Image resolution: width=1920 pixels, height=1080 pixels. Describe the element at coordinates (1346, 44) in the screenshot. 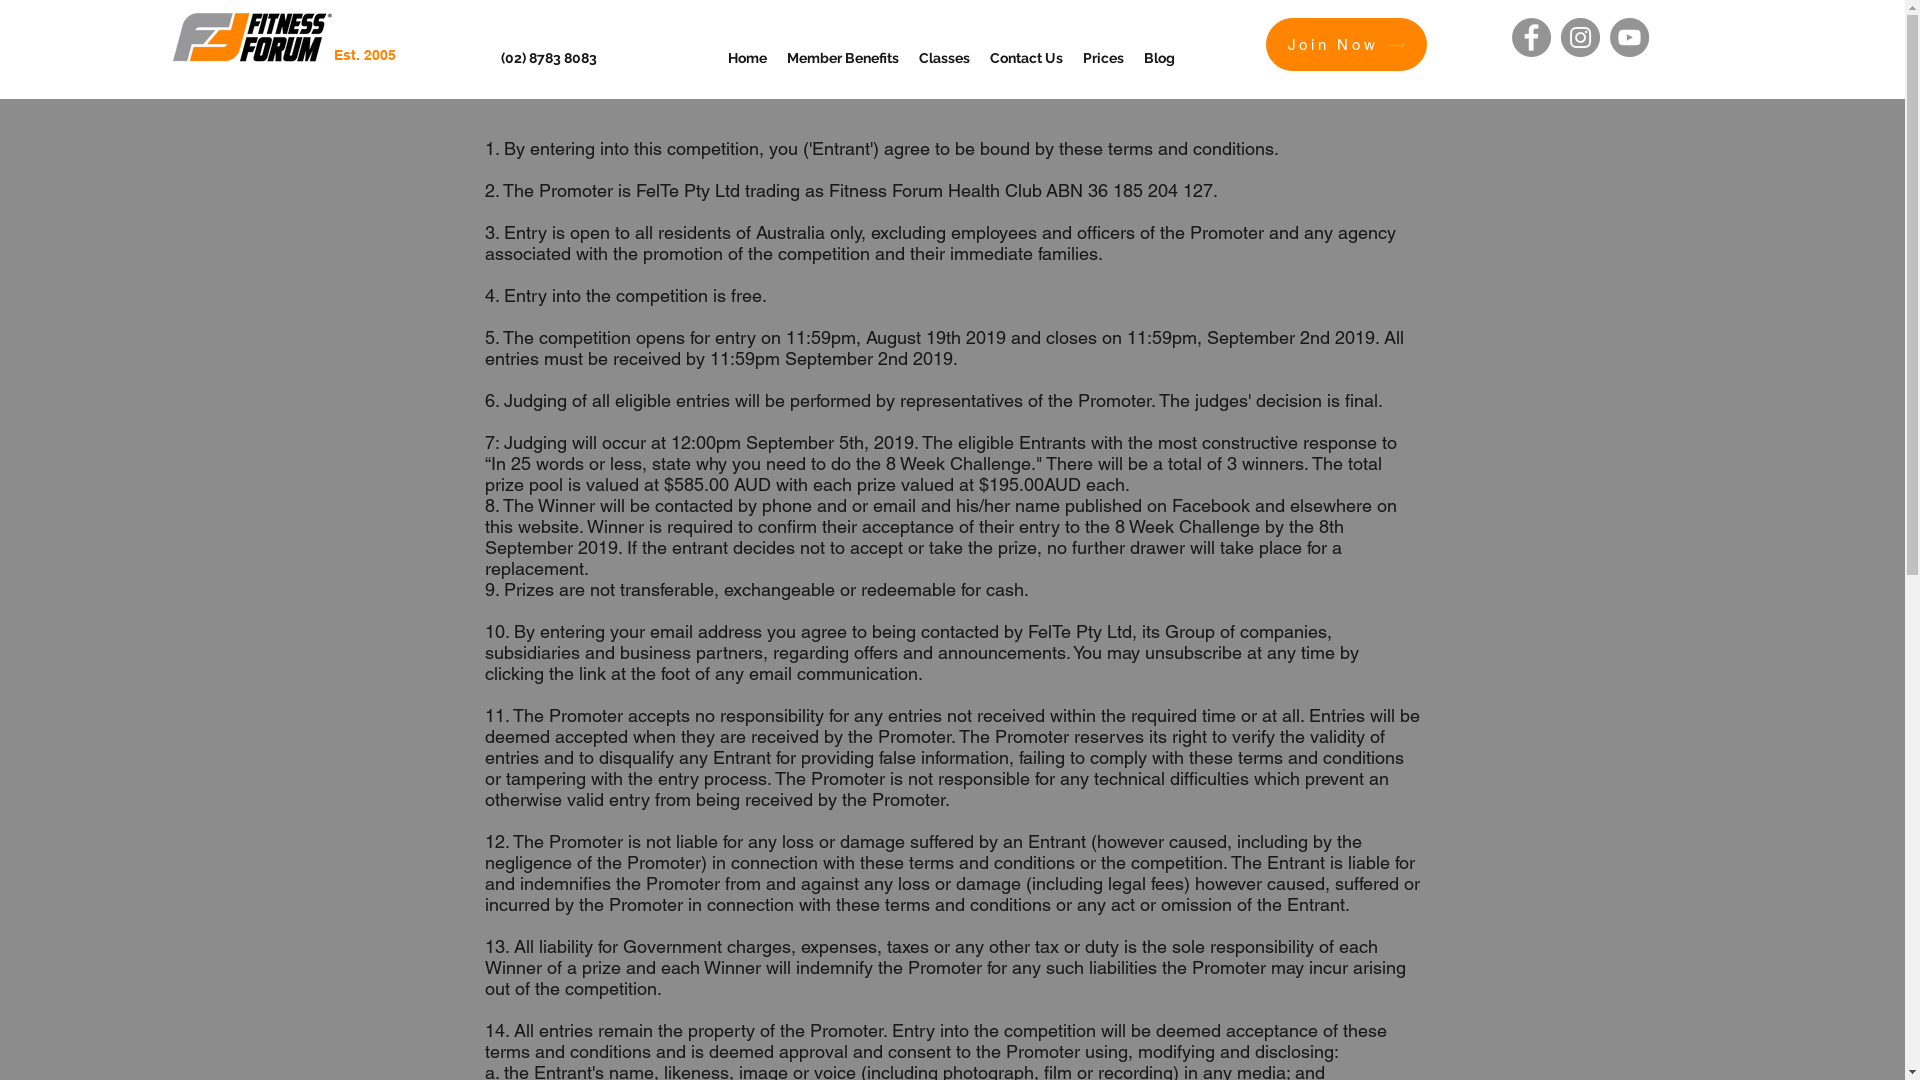

I see `'Join Now'` at that location.